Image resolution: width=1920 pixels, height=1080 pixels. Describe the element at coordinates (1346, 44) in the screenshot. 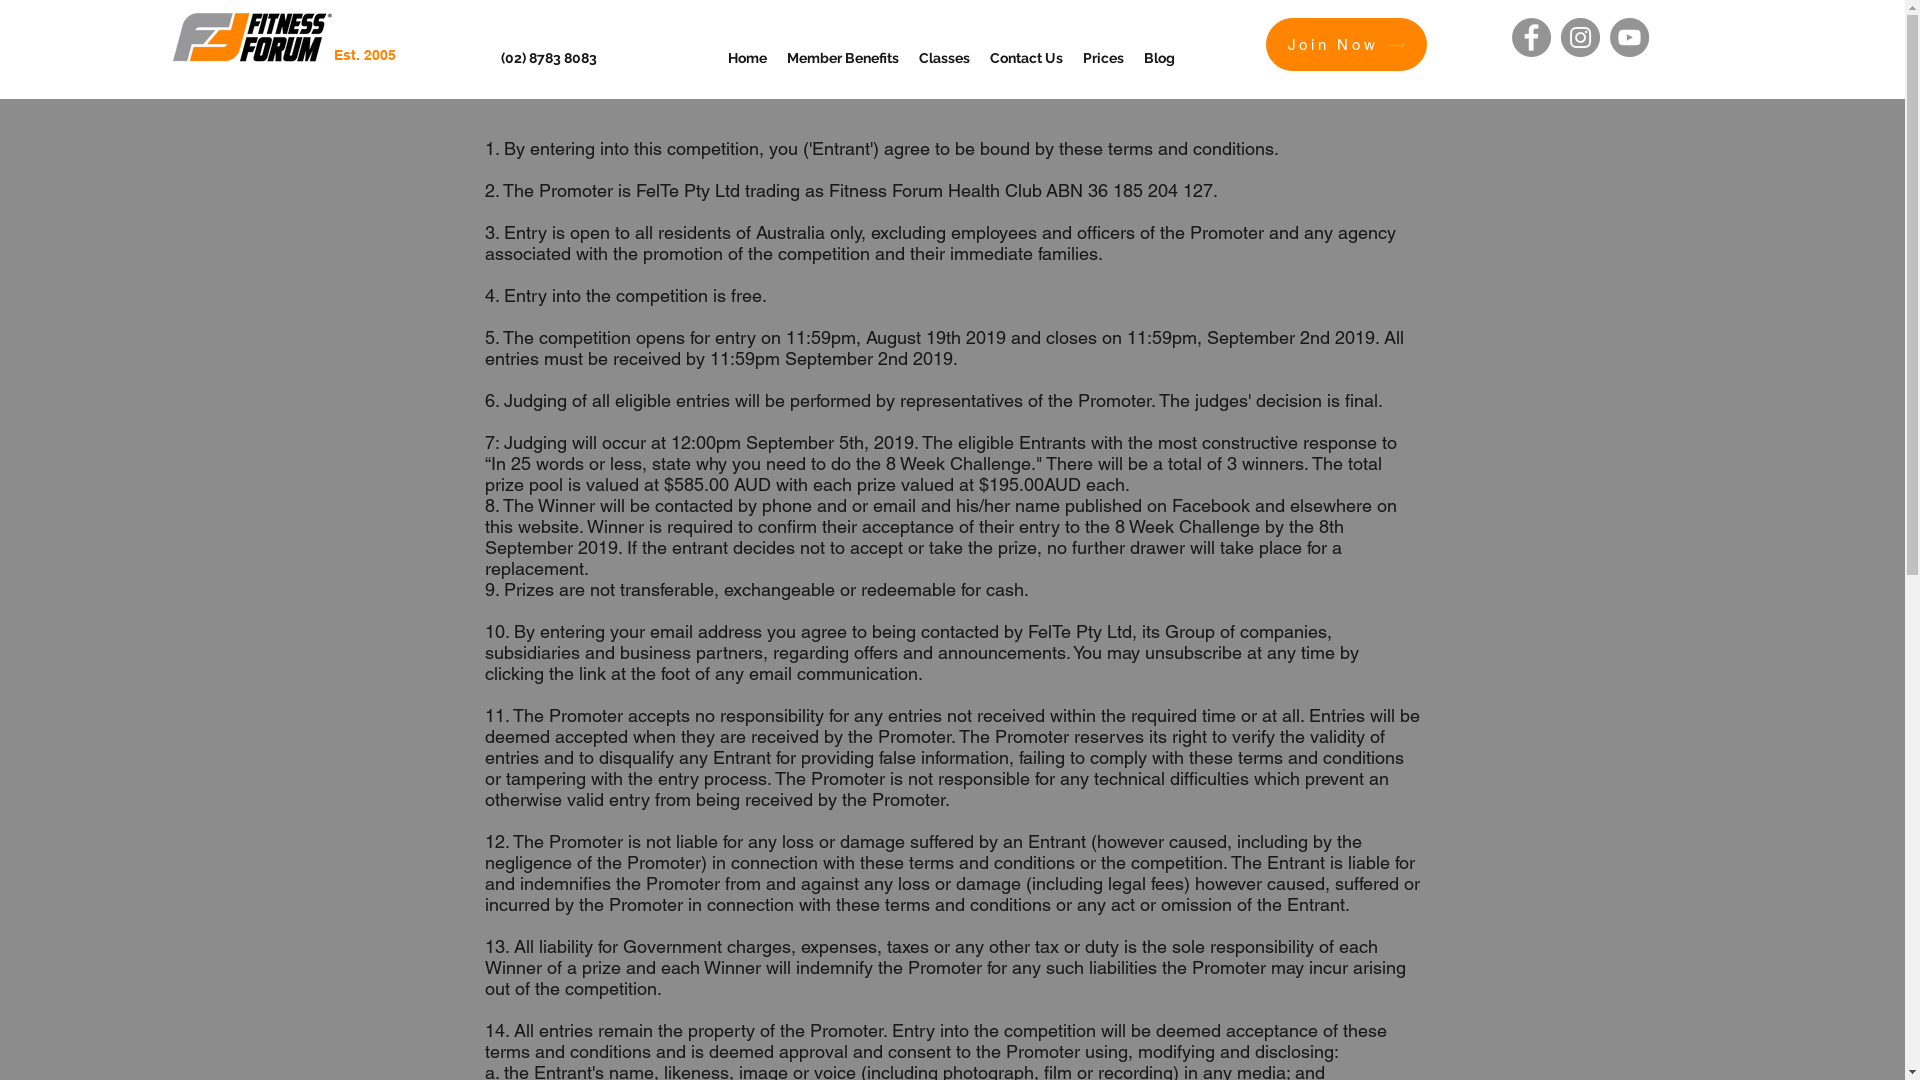

I see `'Join Now'` at that location.